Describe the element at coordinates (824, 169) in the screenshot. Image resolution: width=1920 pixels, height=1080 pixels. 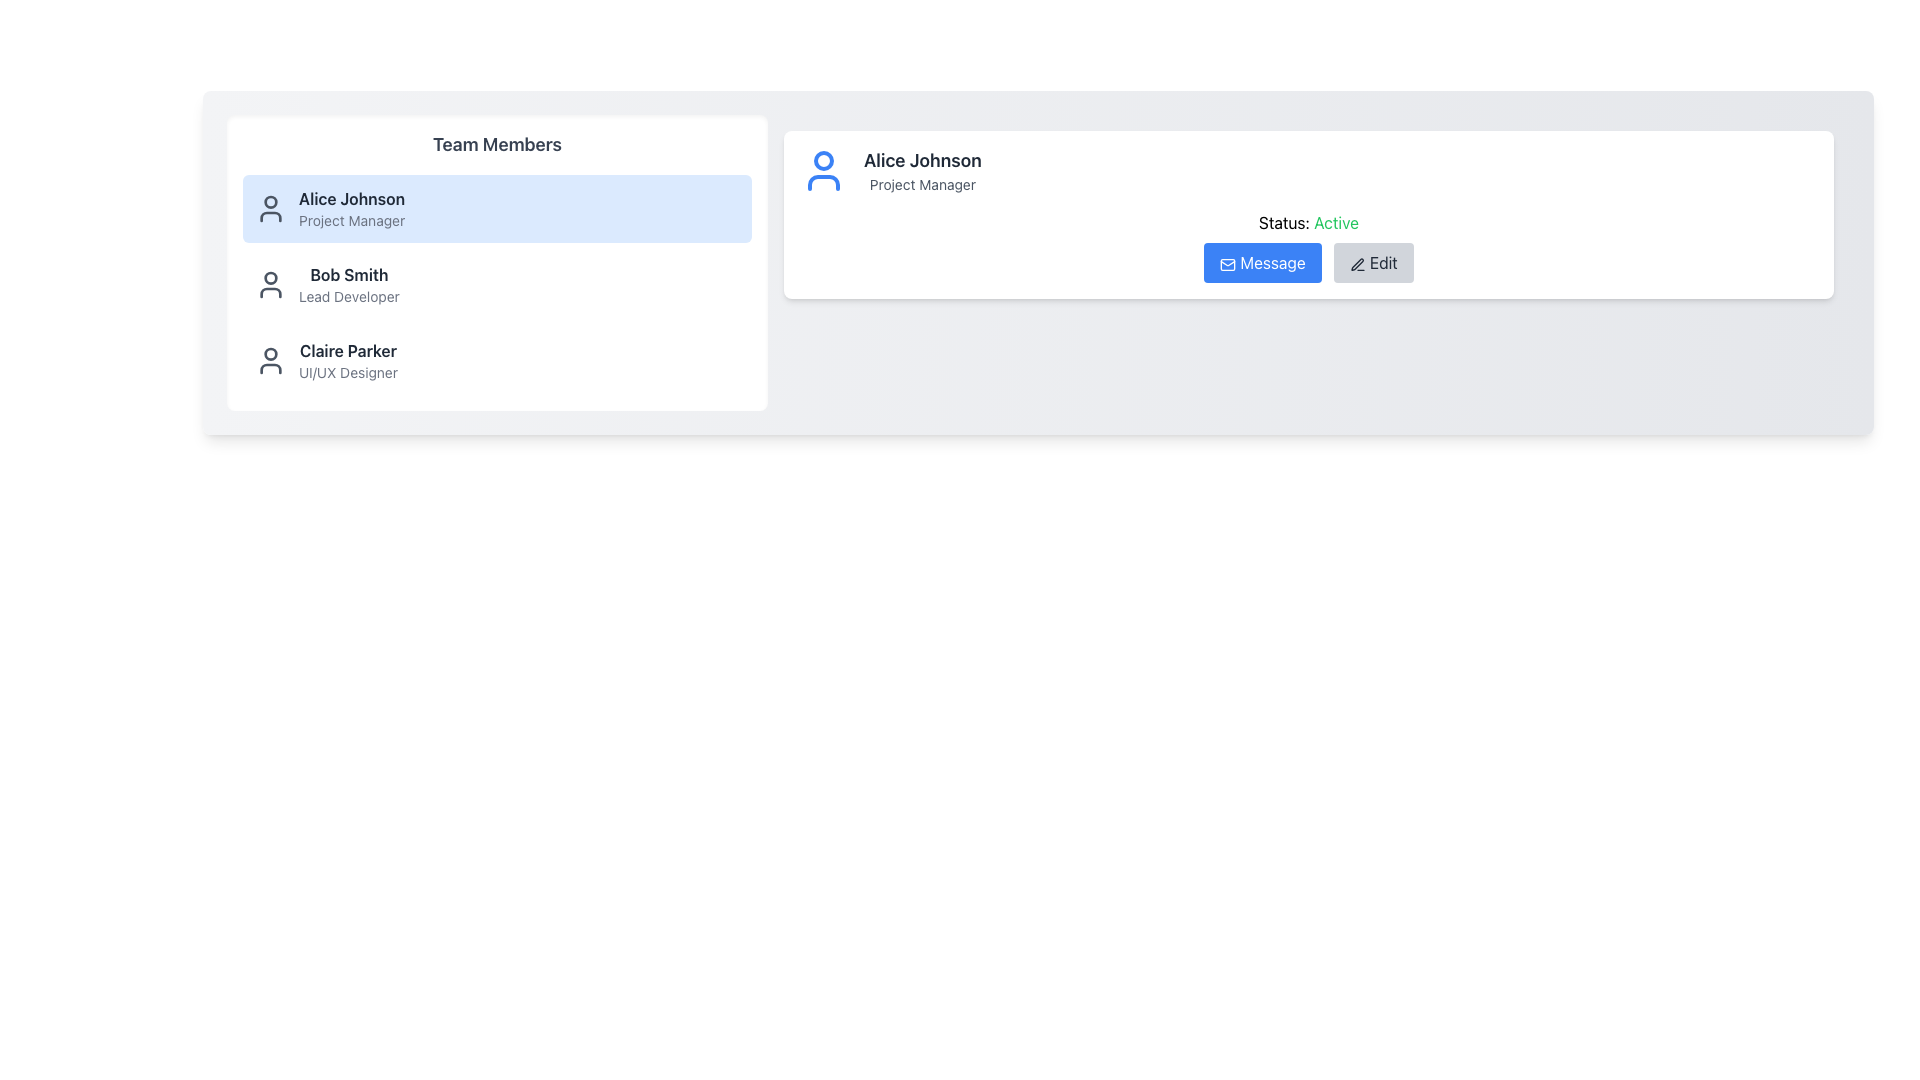
I see `the user icon representing 'Alice Johnson', the Project Manager, located in the right-hand panel of the interface` at that location.